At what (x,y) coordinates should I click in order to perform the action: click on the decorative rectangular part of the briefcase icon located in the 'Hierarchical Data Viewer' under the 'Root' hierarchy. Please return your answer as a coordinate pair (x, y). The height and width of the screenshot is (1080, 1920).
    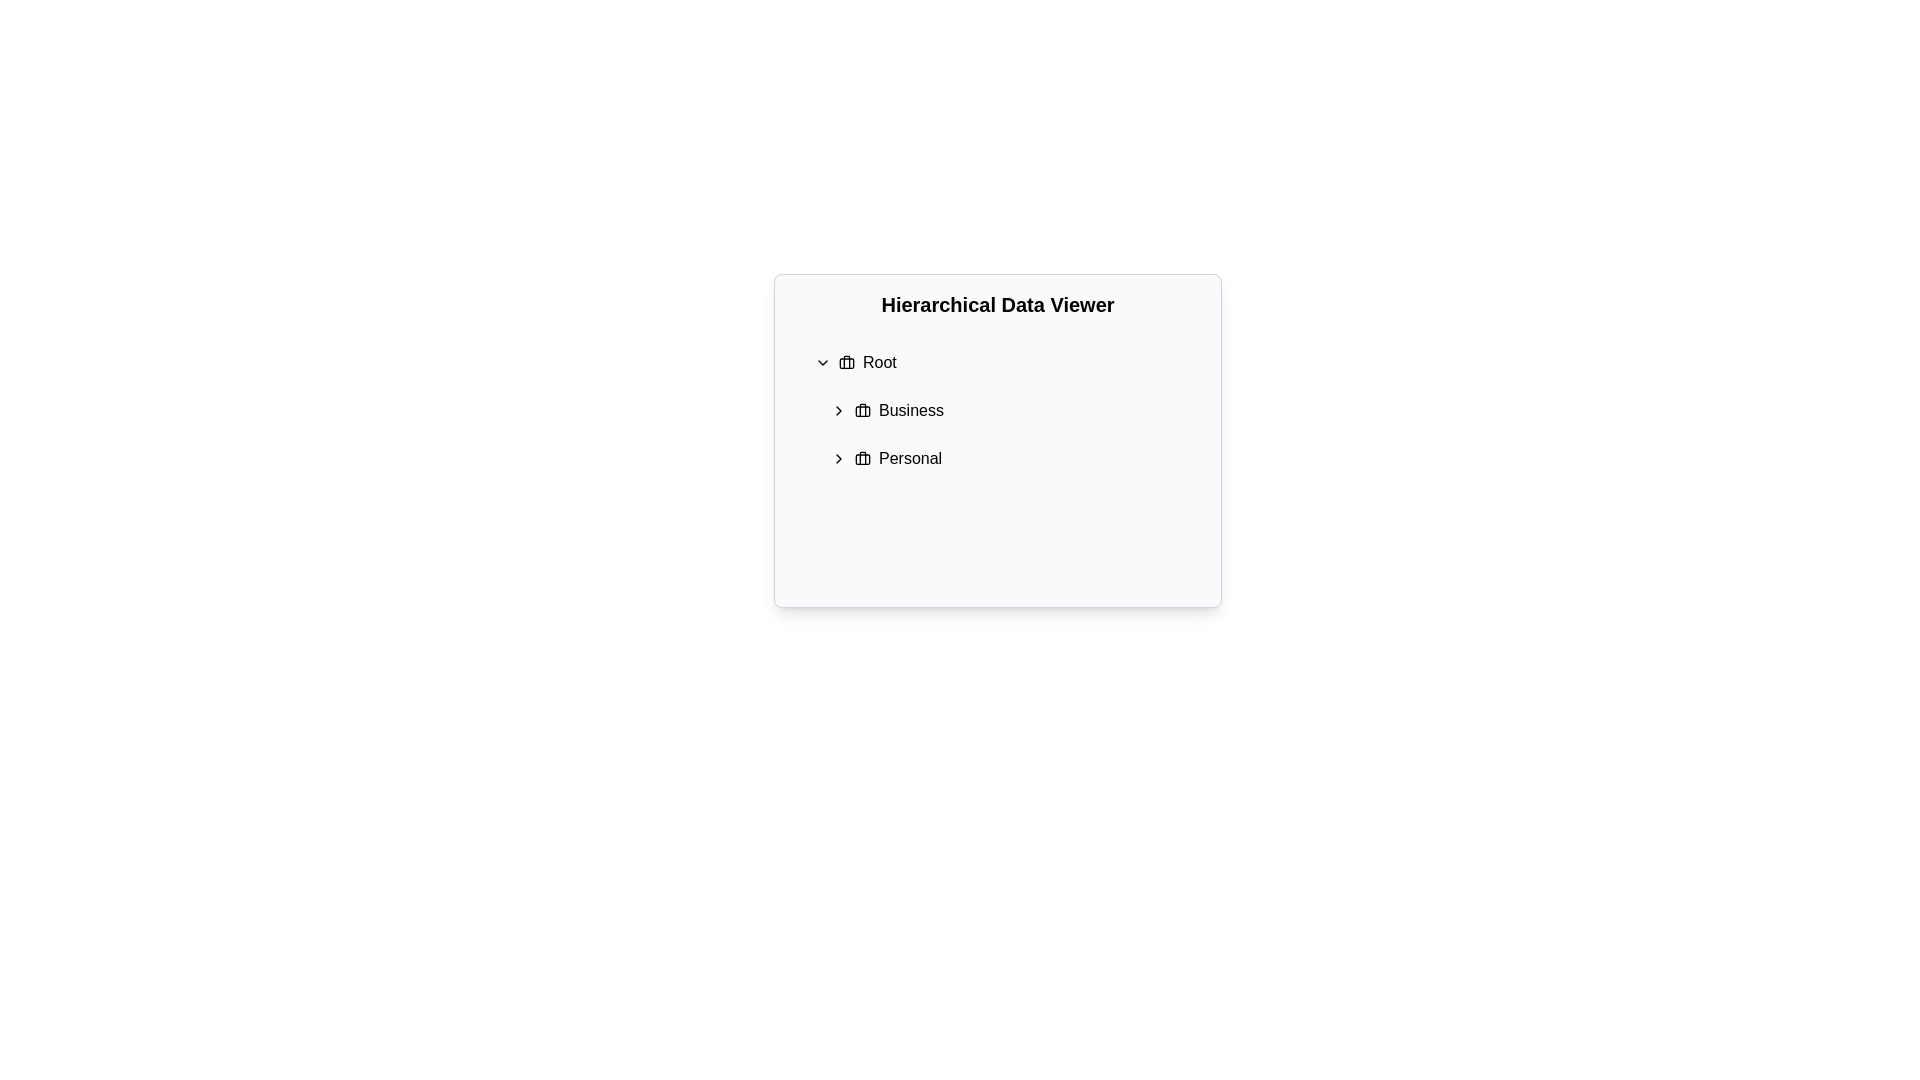
    Looking at the image, I should click on (863, 410).